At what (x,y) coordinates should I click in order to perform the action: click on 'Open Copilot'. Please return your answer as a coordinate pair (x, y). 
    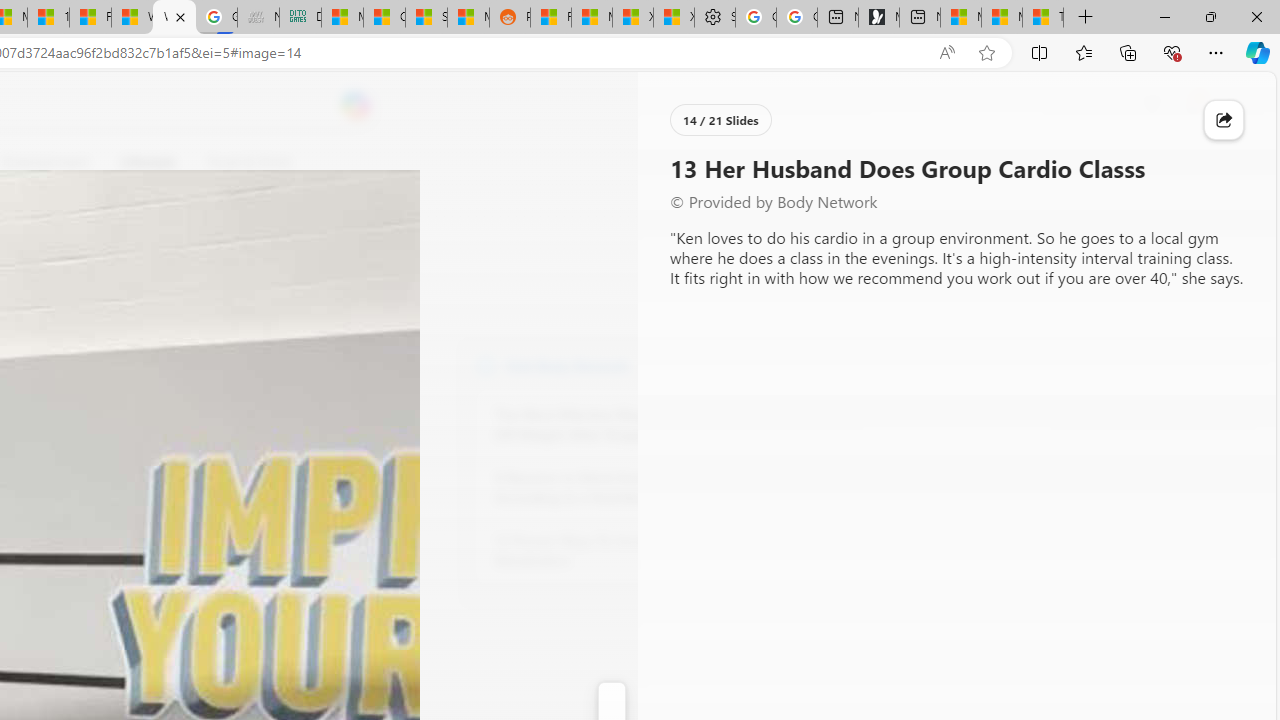
    Looking at the image, I should click on (355, 105).